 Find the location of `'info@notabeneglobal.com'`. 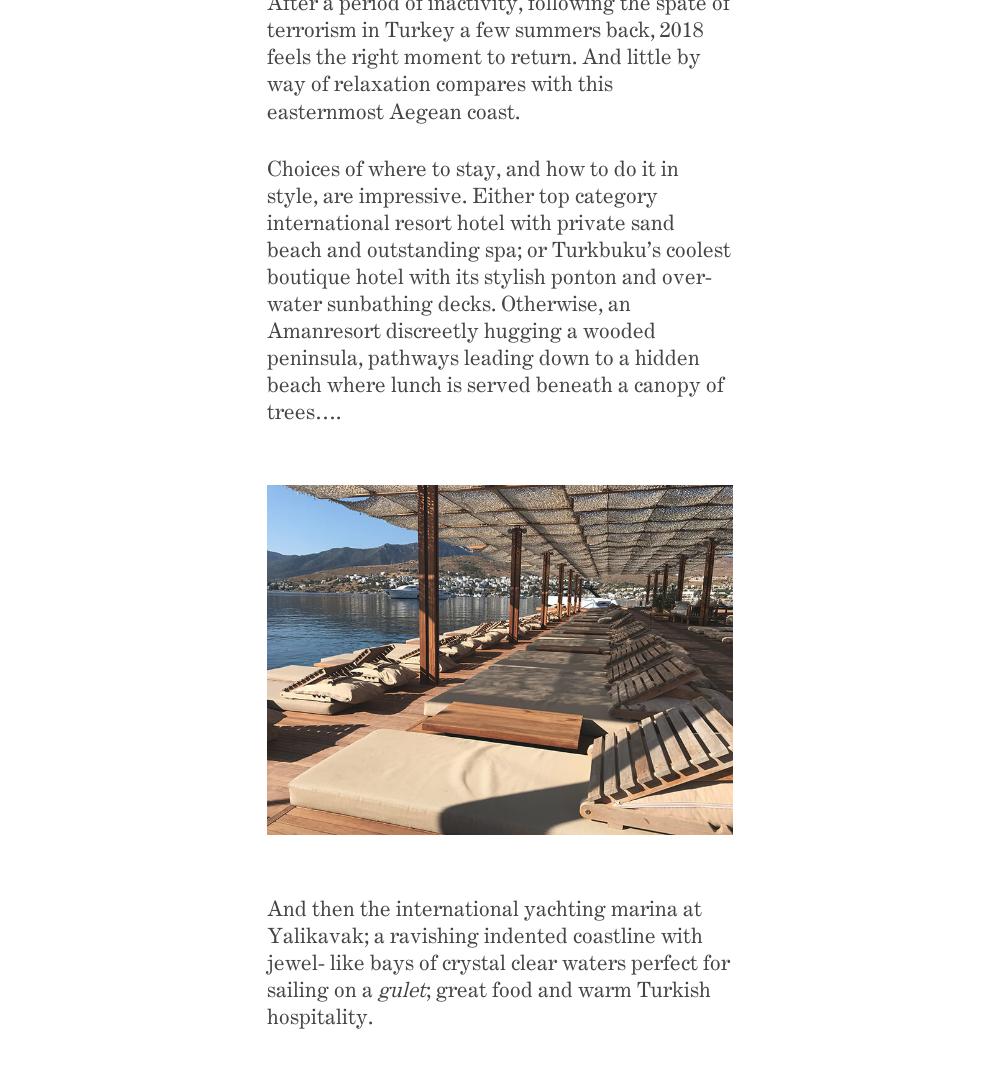

'info@notabeneglobal.com' is located at coordinates (188, 746).